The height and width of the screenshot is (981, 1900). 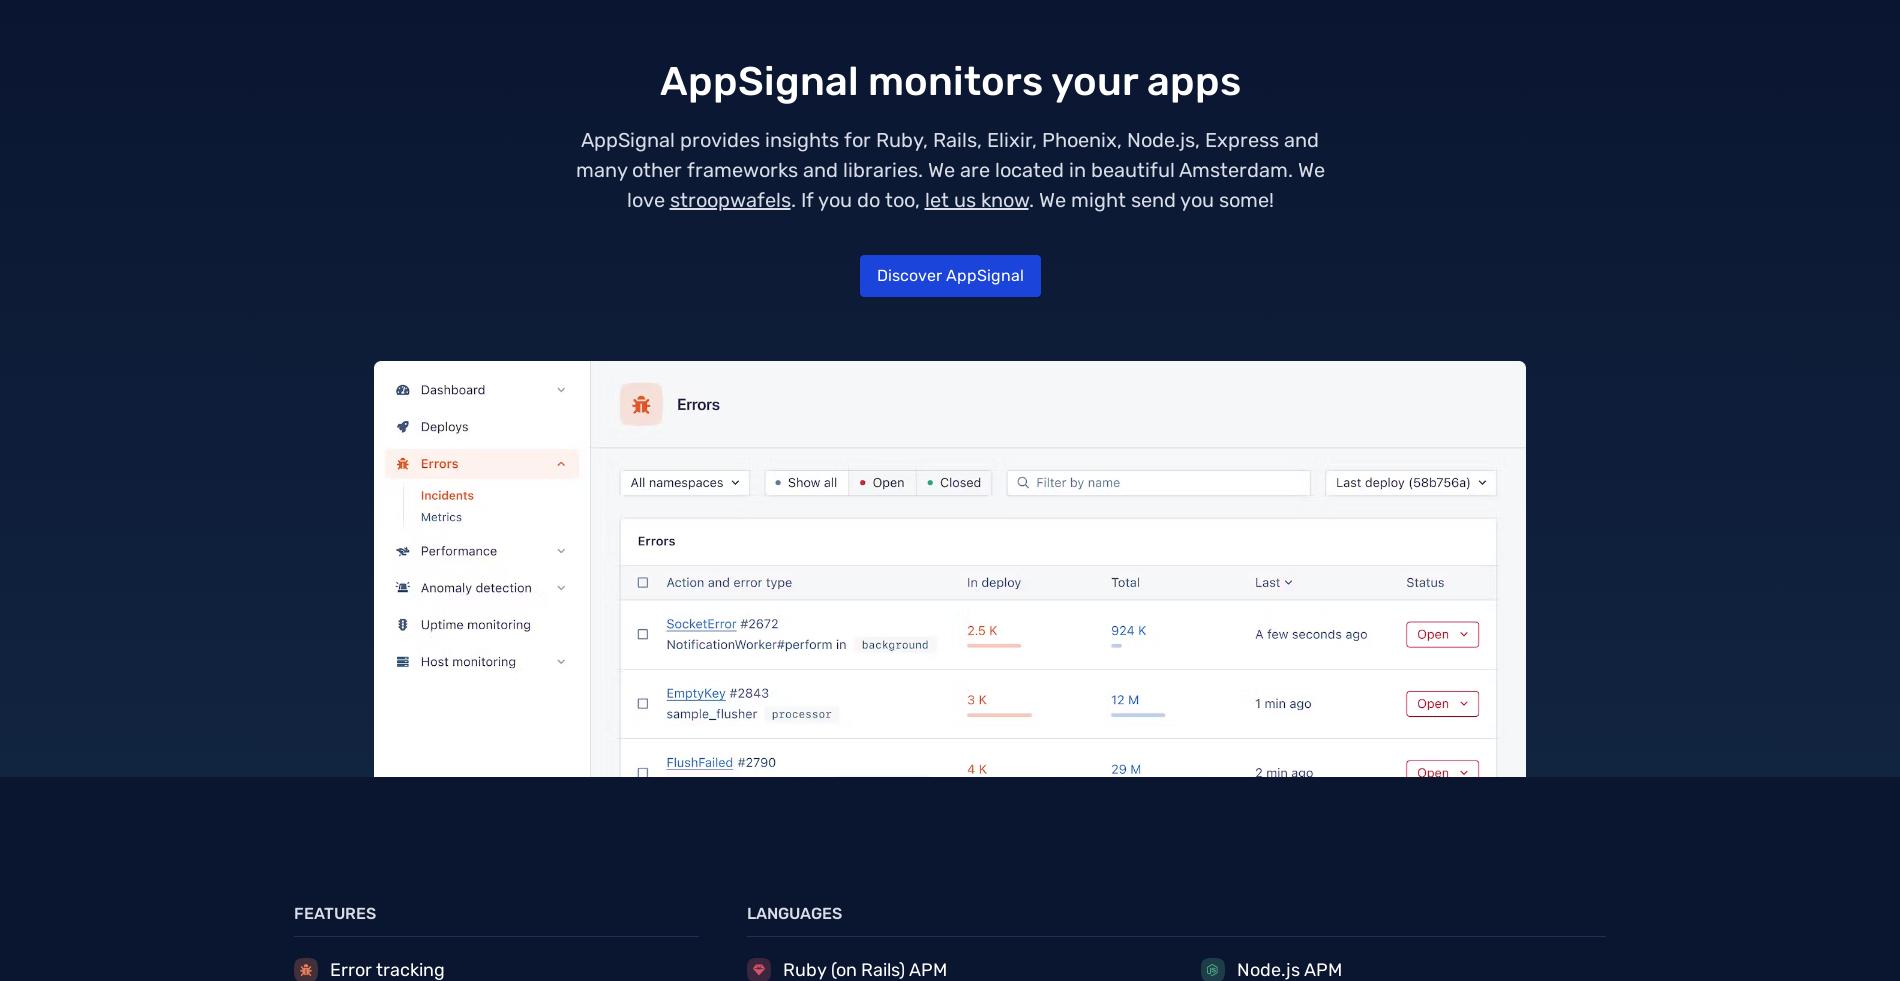 What do you see at coordinates (1028, 199) in the screenshot?
I see `'. We might send you some!'` at bounding box center [1028, 199].